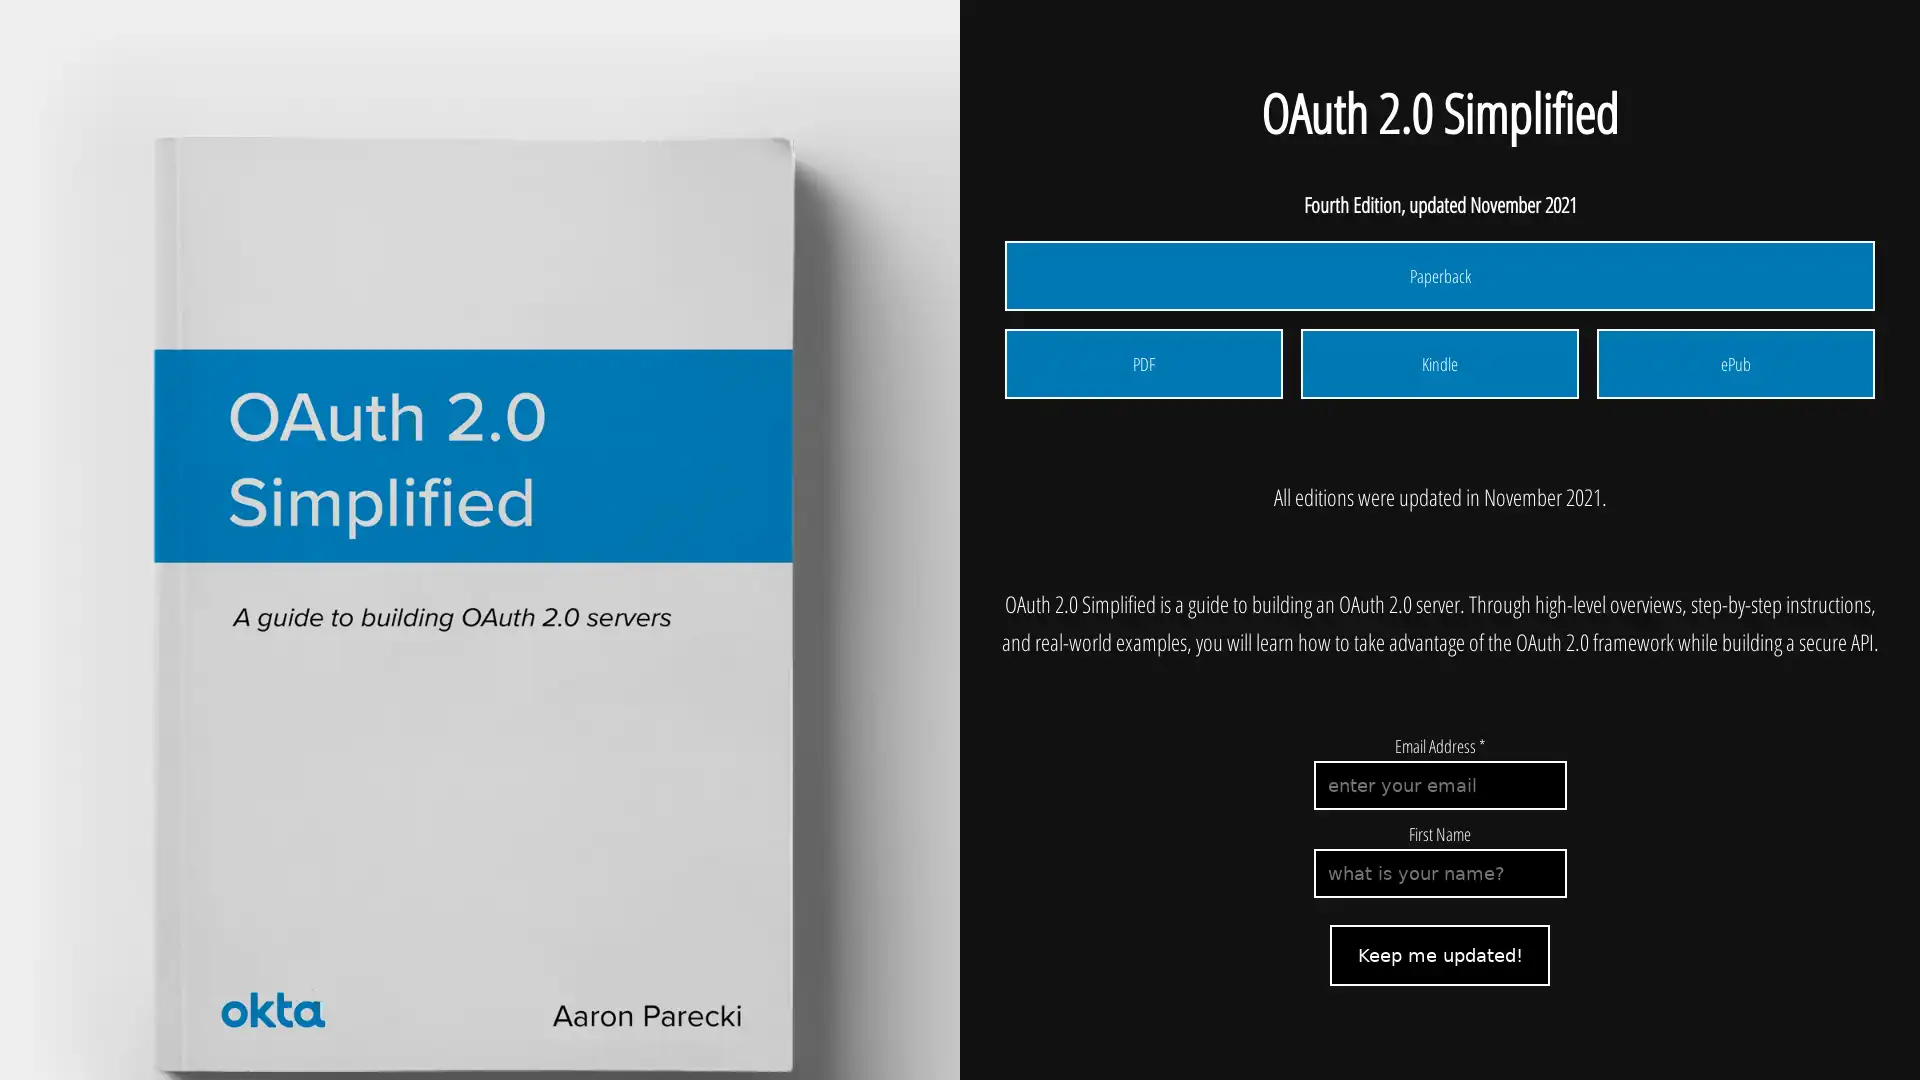  I want to click on Keep me updated!, so click(1440, 954).